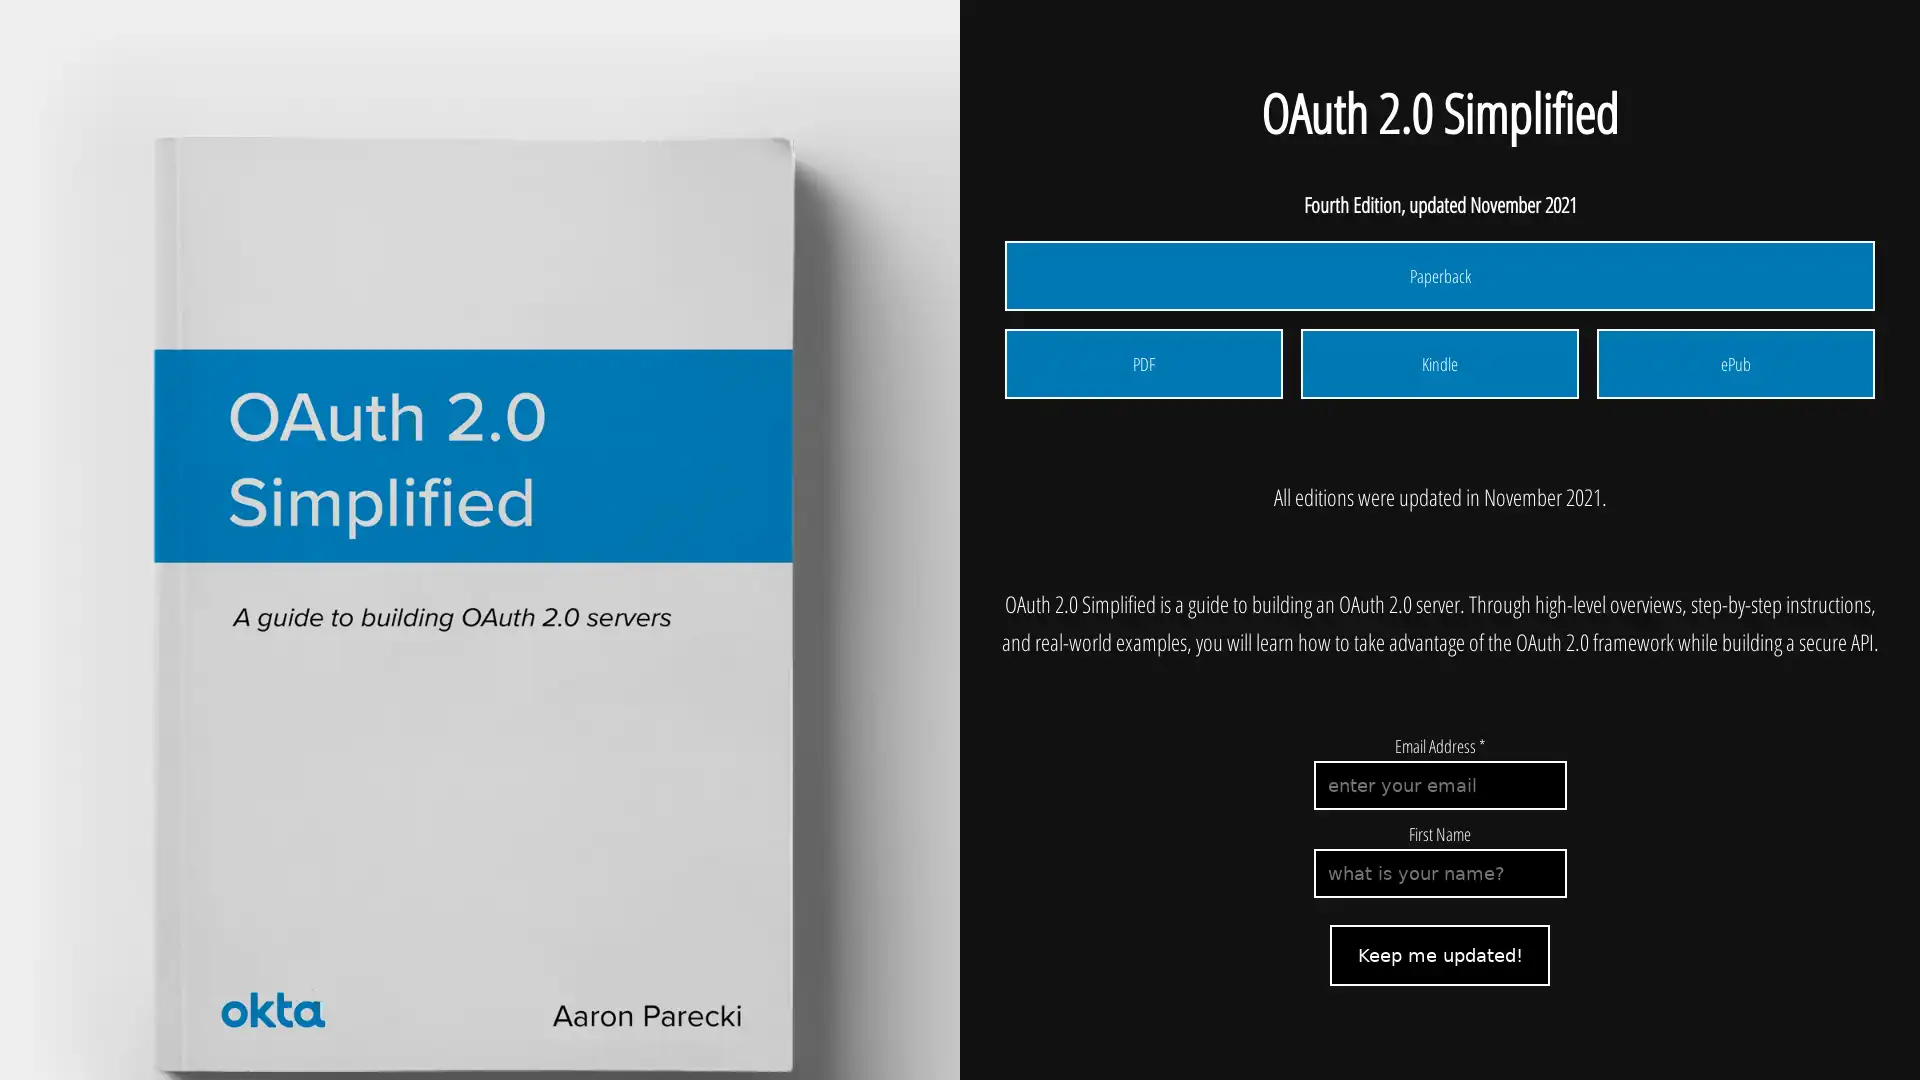  I want to click on Keep me updated!, so click(1440, 954).